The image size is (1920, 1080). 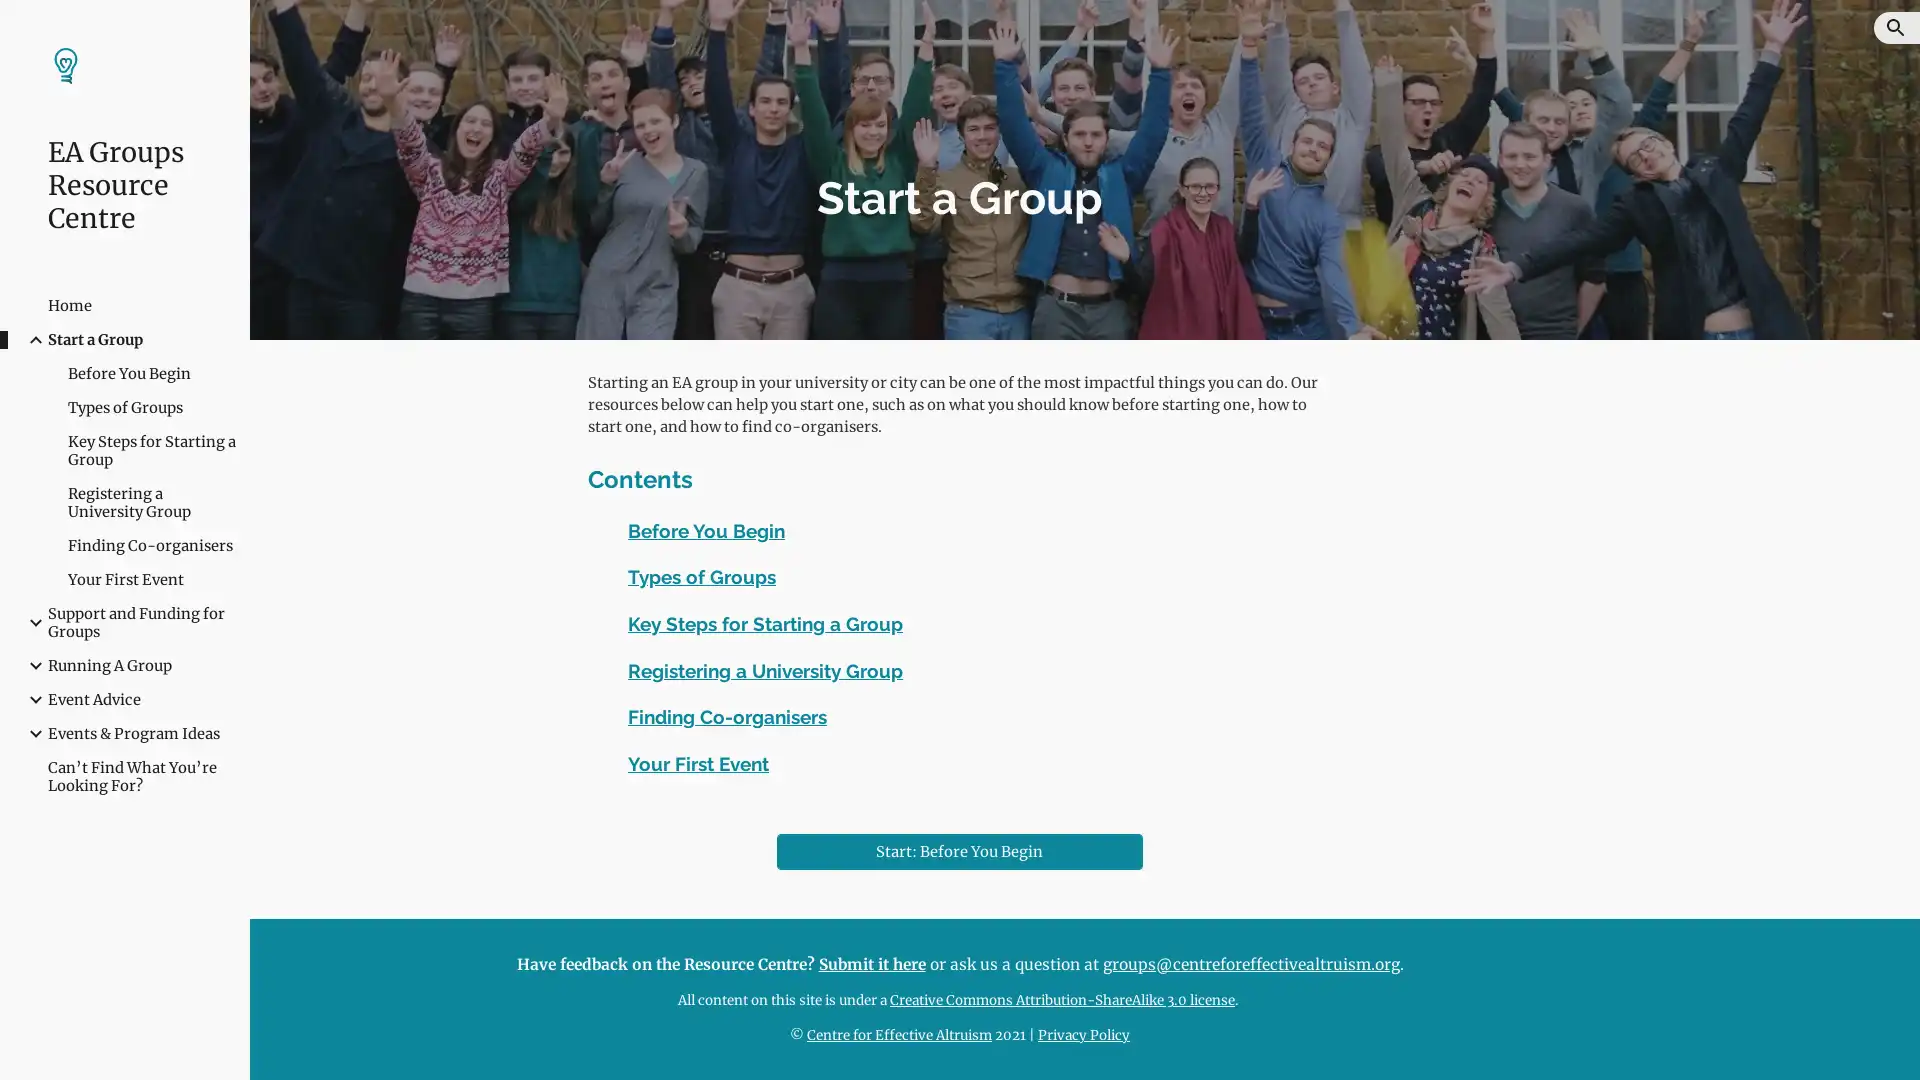 What do you see at coordinates (1139, 37) in the screenshot?
I see `Skip to navigation` at bounding box center [1139, 37].